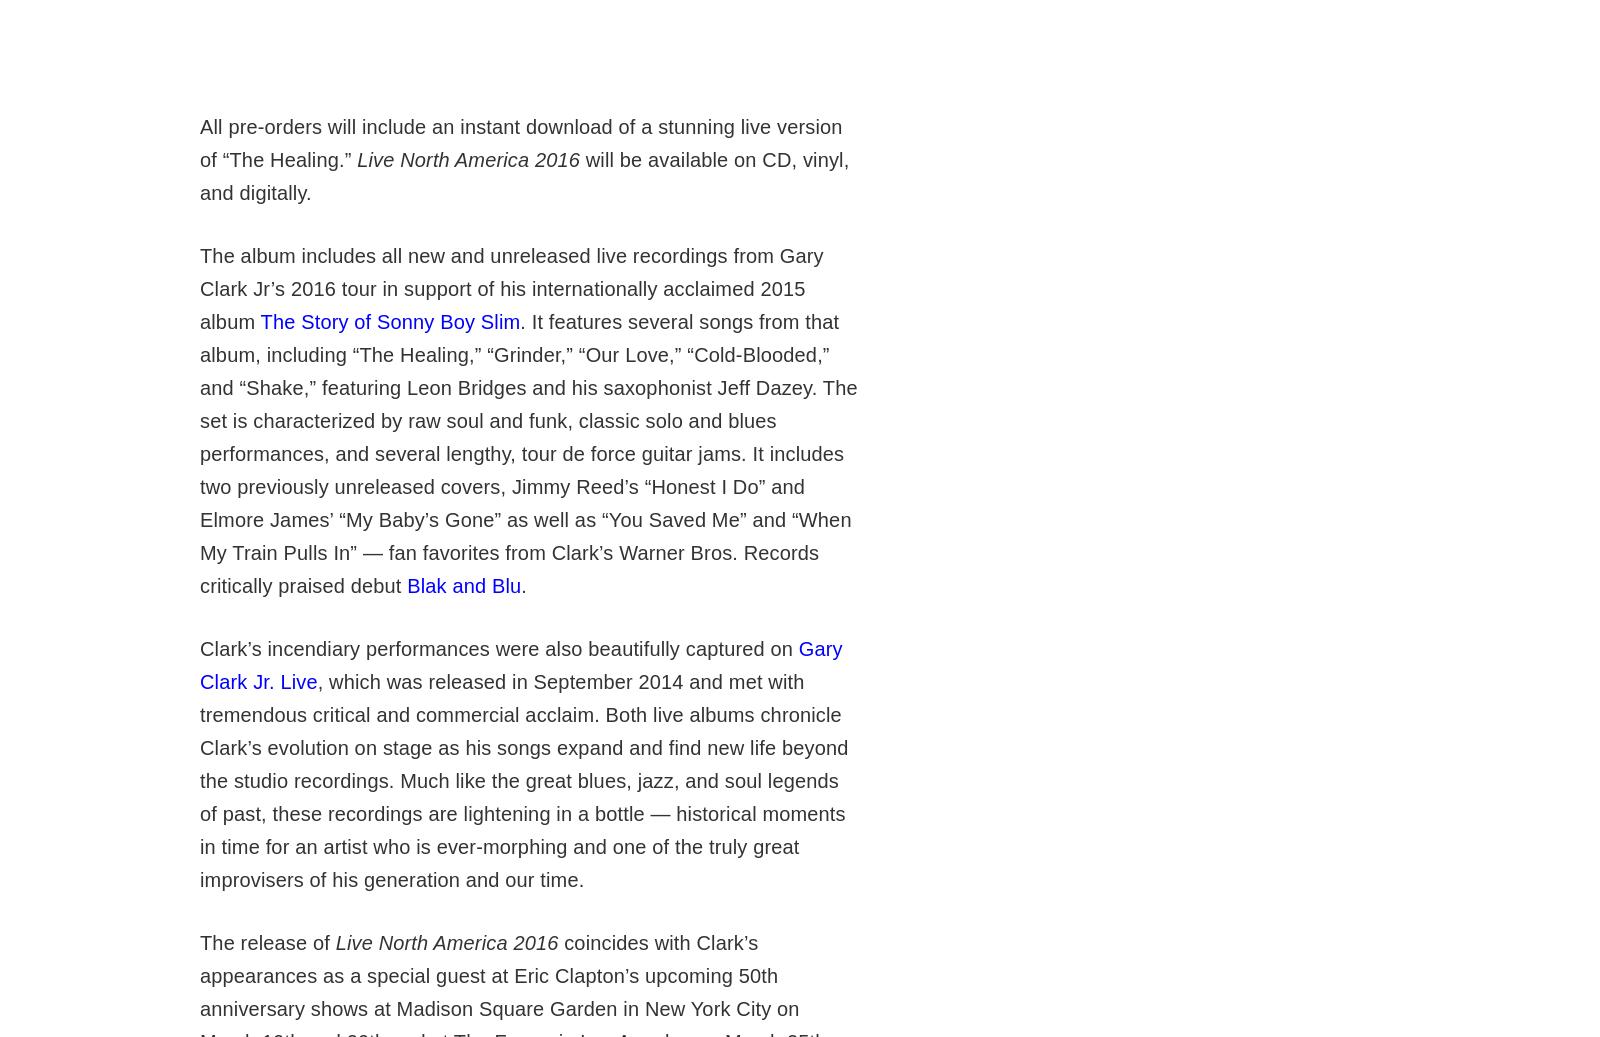  Describe the element at coordinates (199, 142) in the screenshot. I see `'All pre-orders will include an instant download of a stunning live version of “The Healing.”'` at that location.